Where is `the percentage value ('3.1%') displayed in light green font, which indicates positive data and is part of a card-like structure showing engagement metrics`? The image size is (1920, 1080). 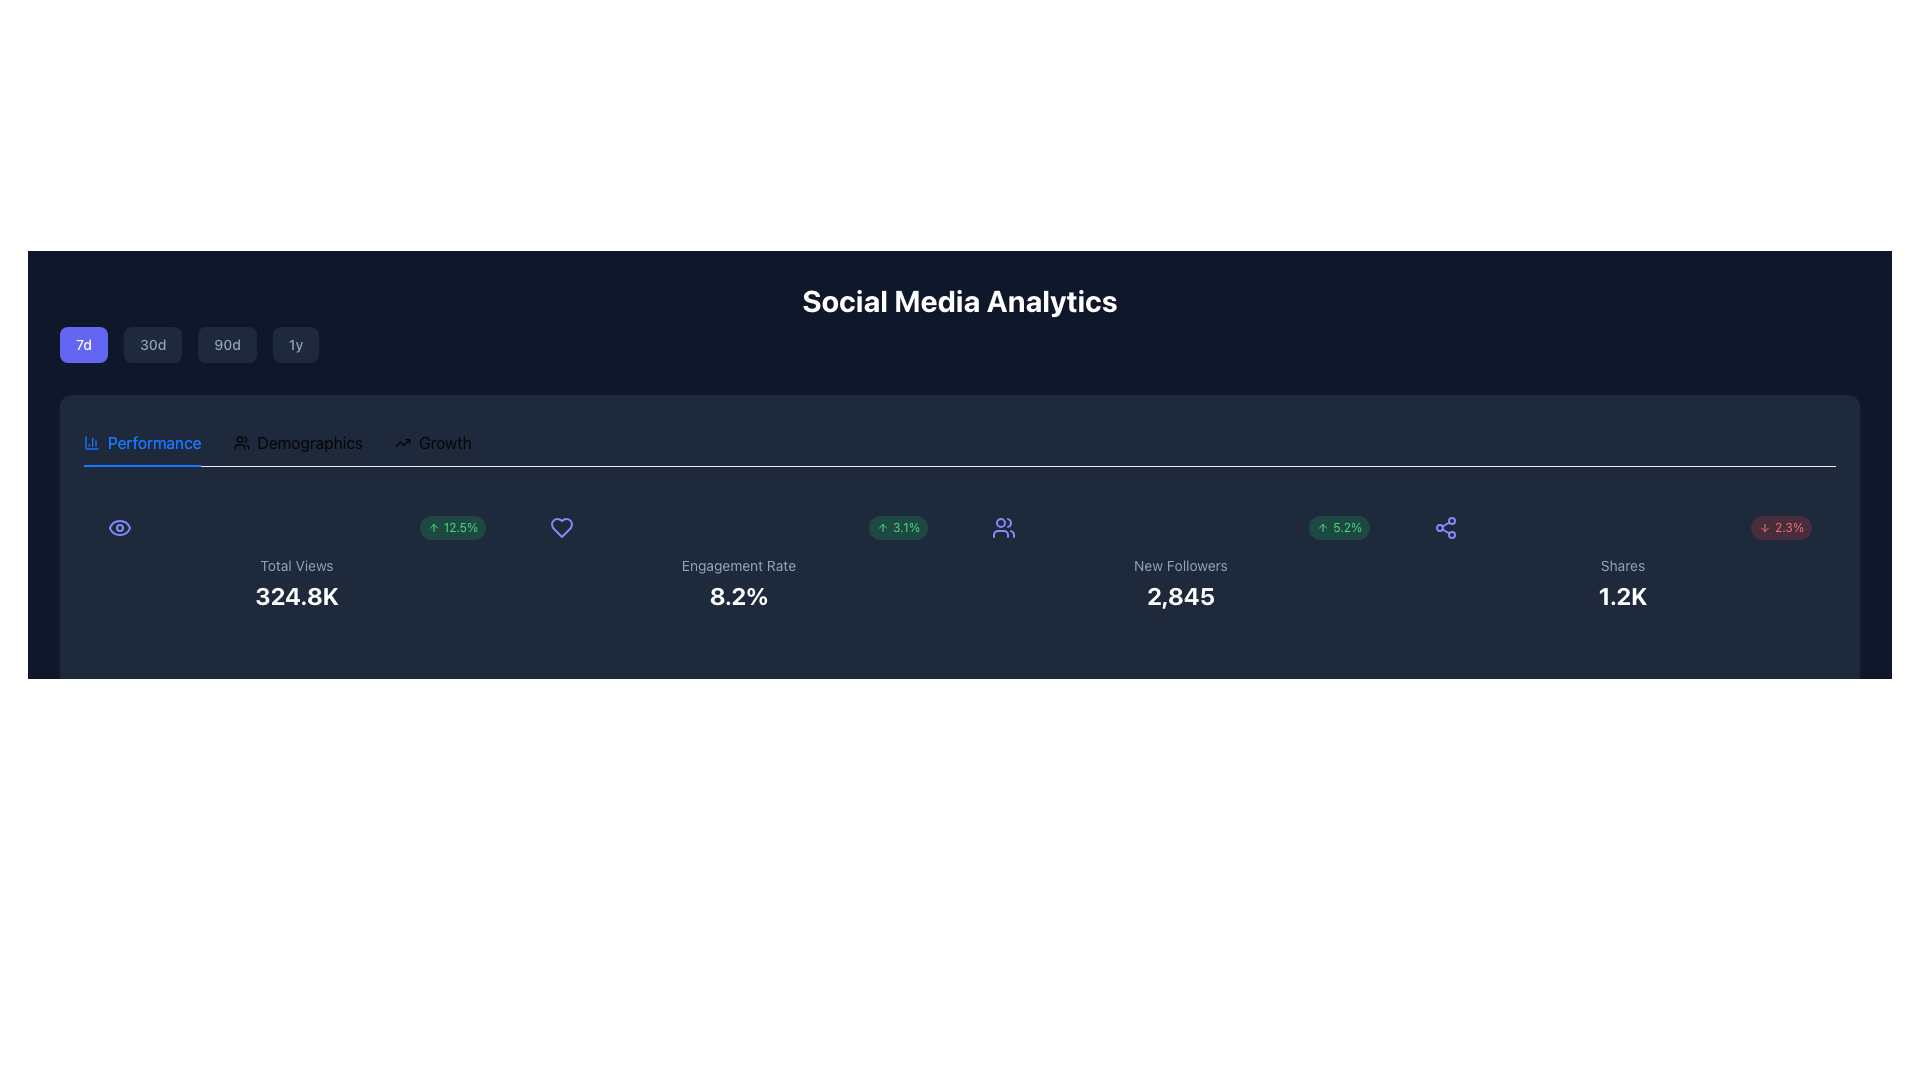 the percentage value ('3.1%') displayed in light green font, which indicates positive data and is part of a card-like structure showing engagement metrics is located at coordinates (738, 527).